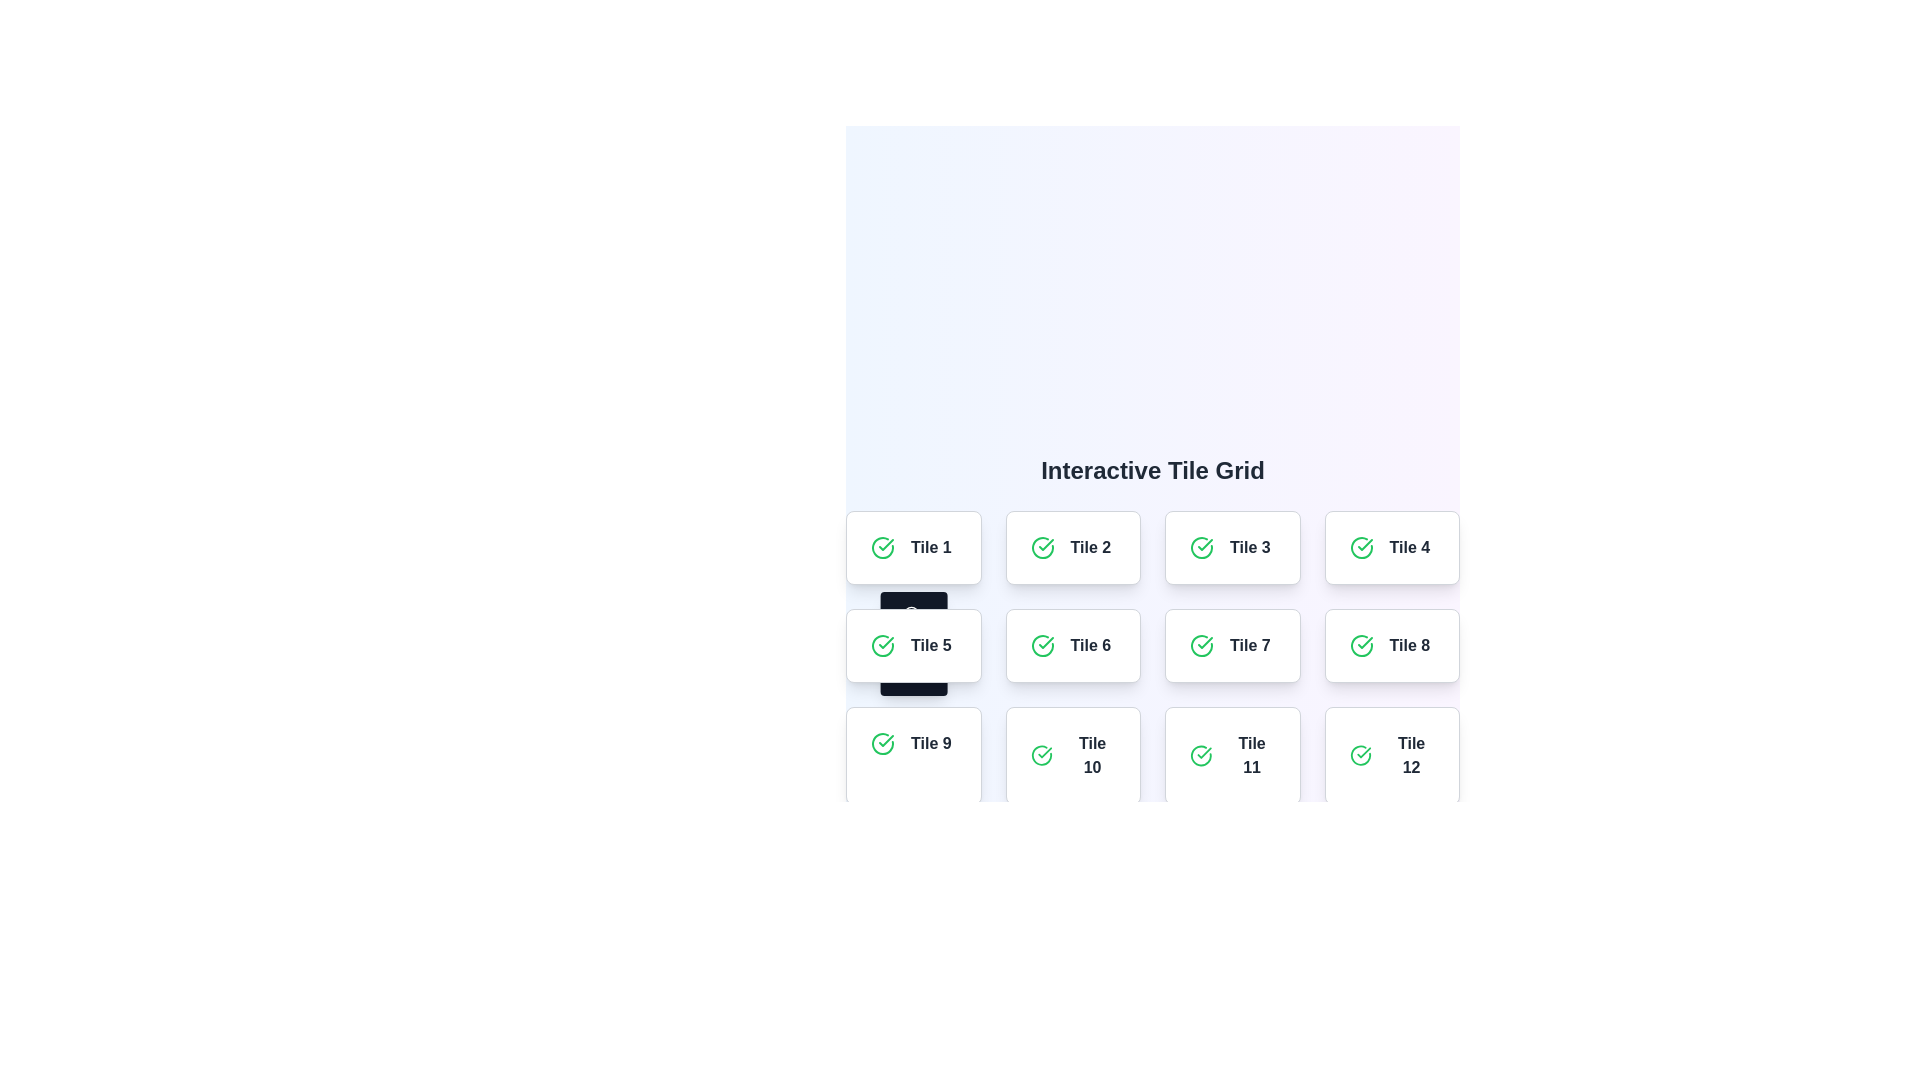 This screenshot has width=1920, height=1080. Describe the element at coordinates (912, 547) in the screenshot. I see `the first interactive tile in the grid layout` at that location.